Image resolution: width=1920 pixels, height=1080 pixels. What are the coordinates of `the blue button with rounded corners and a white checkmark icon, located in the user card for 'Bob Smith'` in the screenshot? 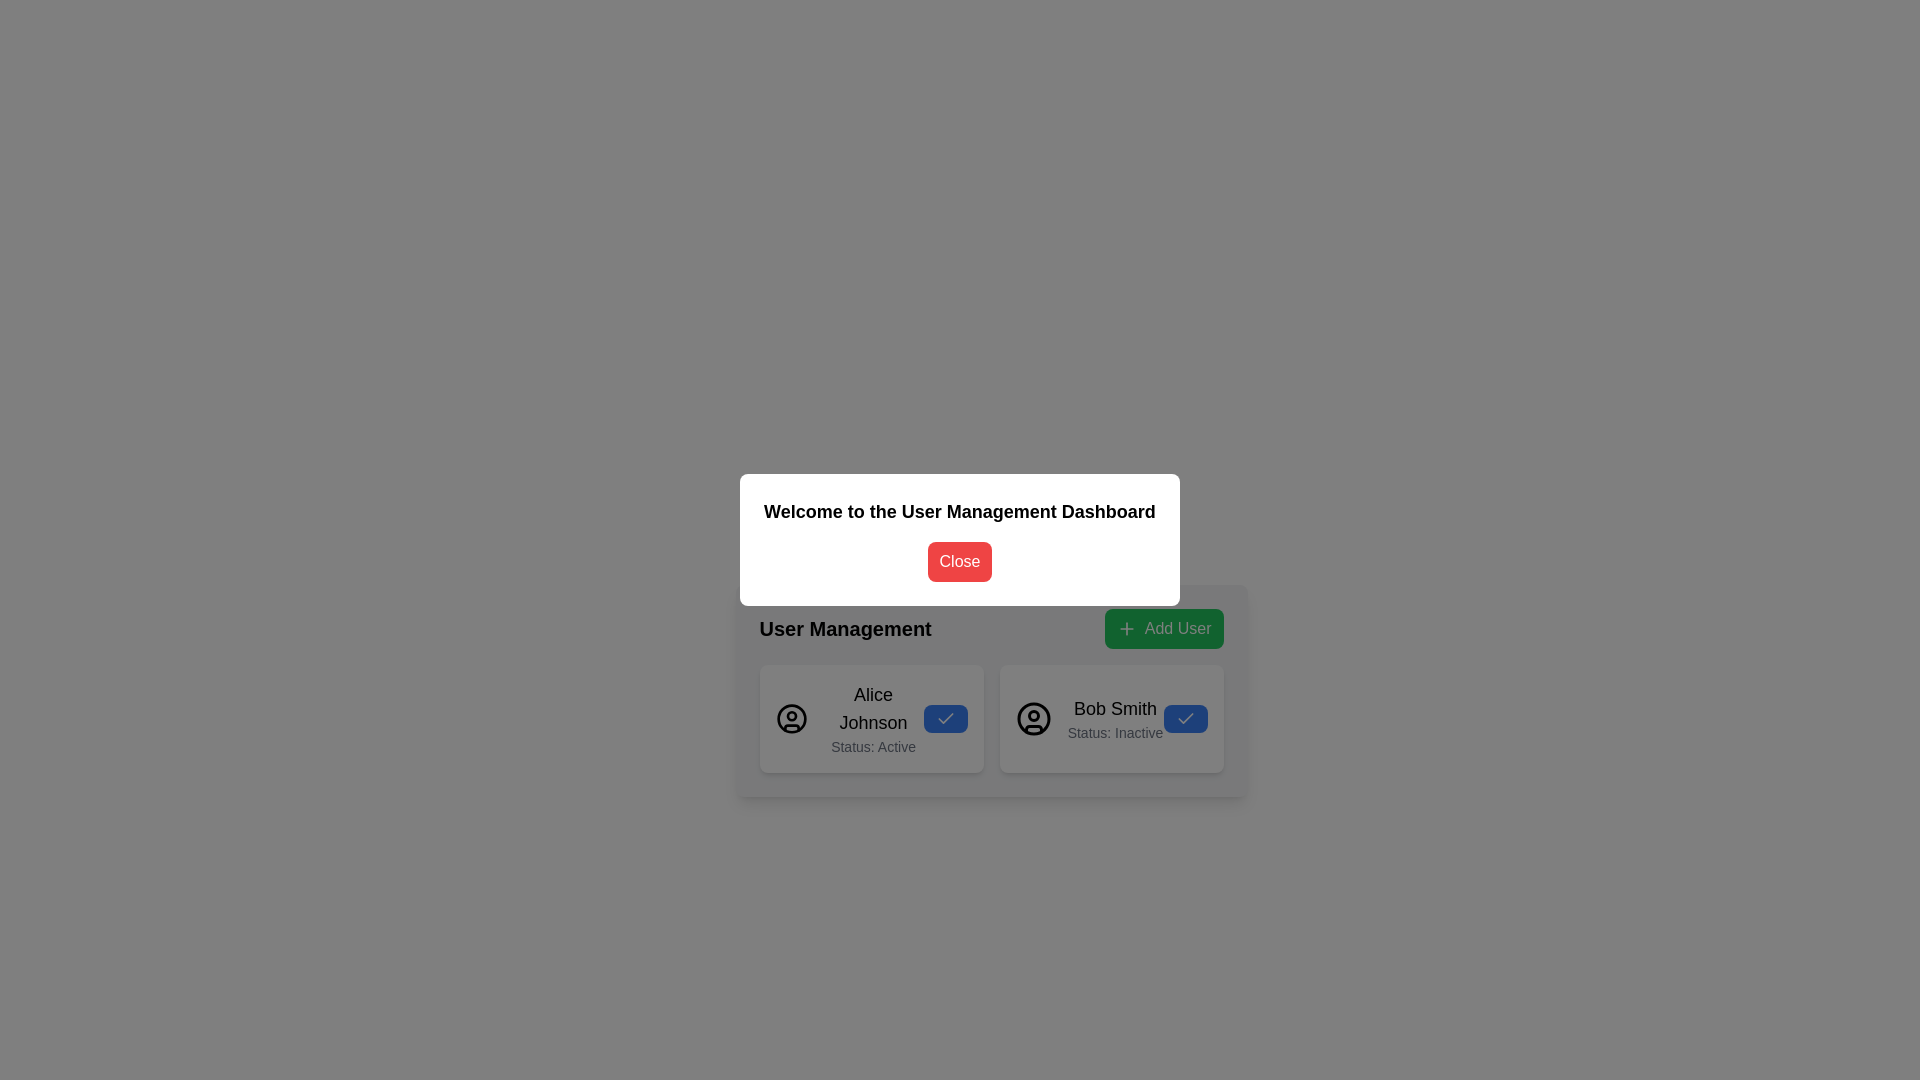 It's located at (1185, 717).